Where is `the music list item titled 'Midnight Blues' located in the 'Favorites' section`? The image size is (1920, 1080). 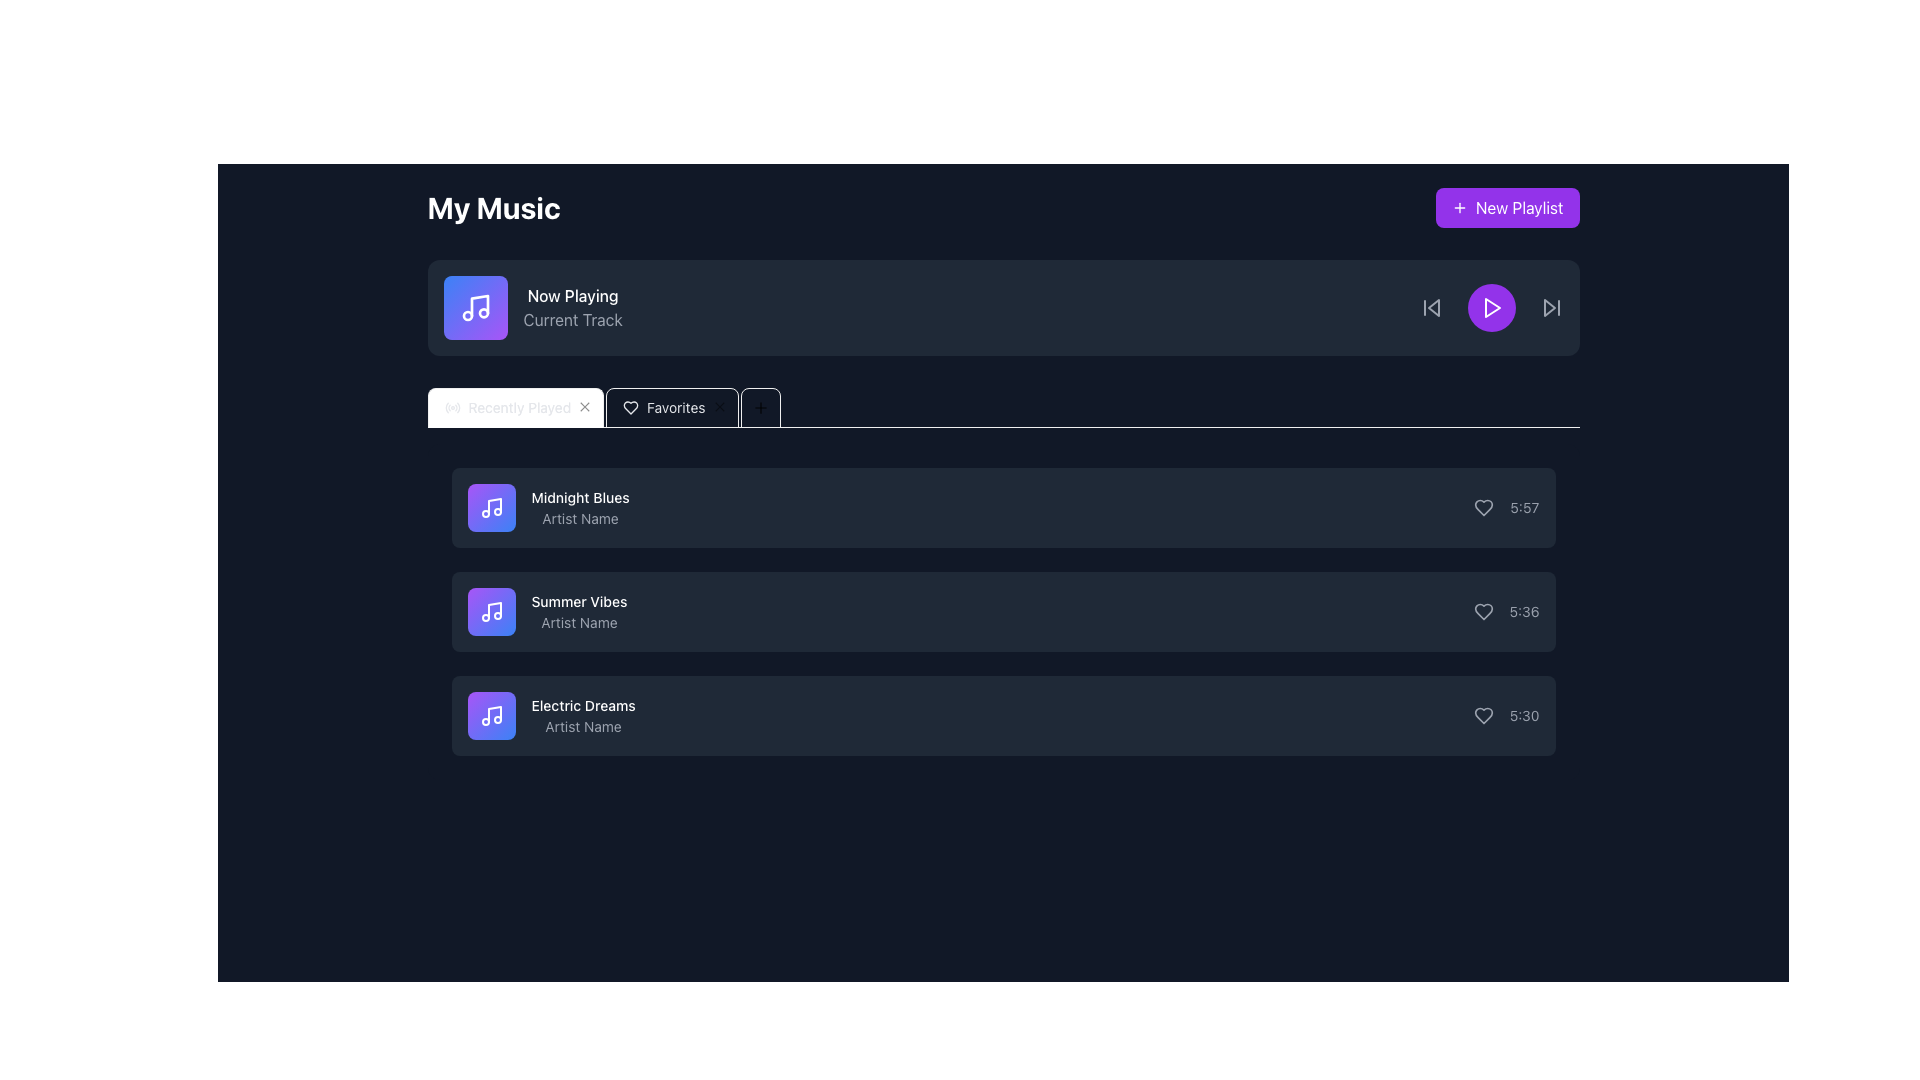 the music list item titled 'Midnight Blues' located in the 'Favorites' section is located at coordinates (1003, 507).